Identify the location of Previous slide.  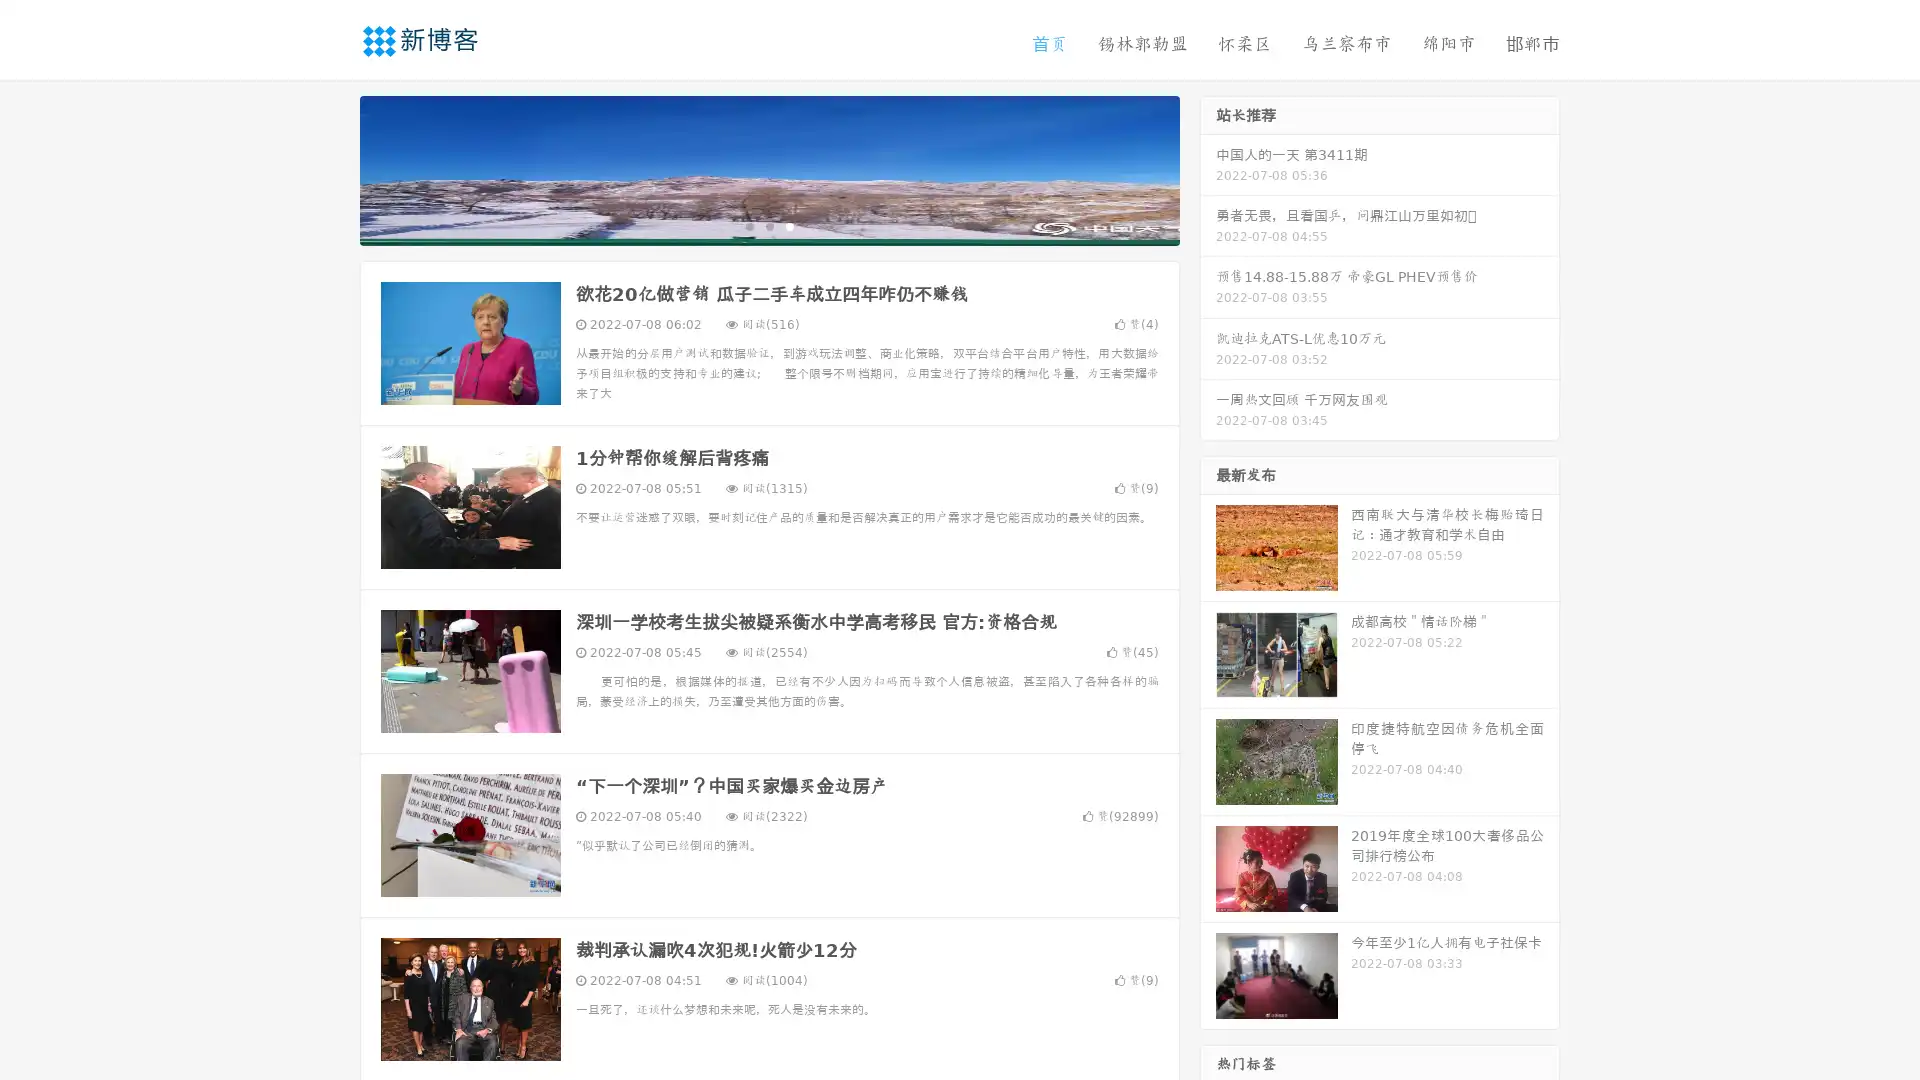
(330, 168).